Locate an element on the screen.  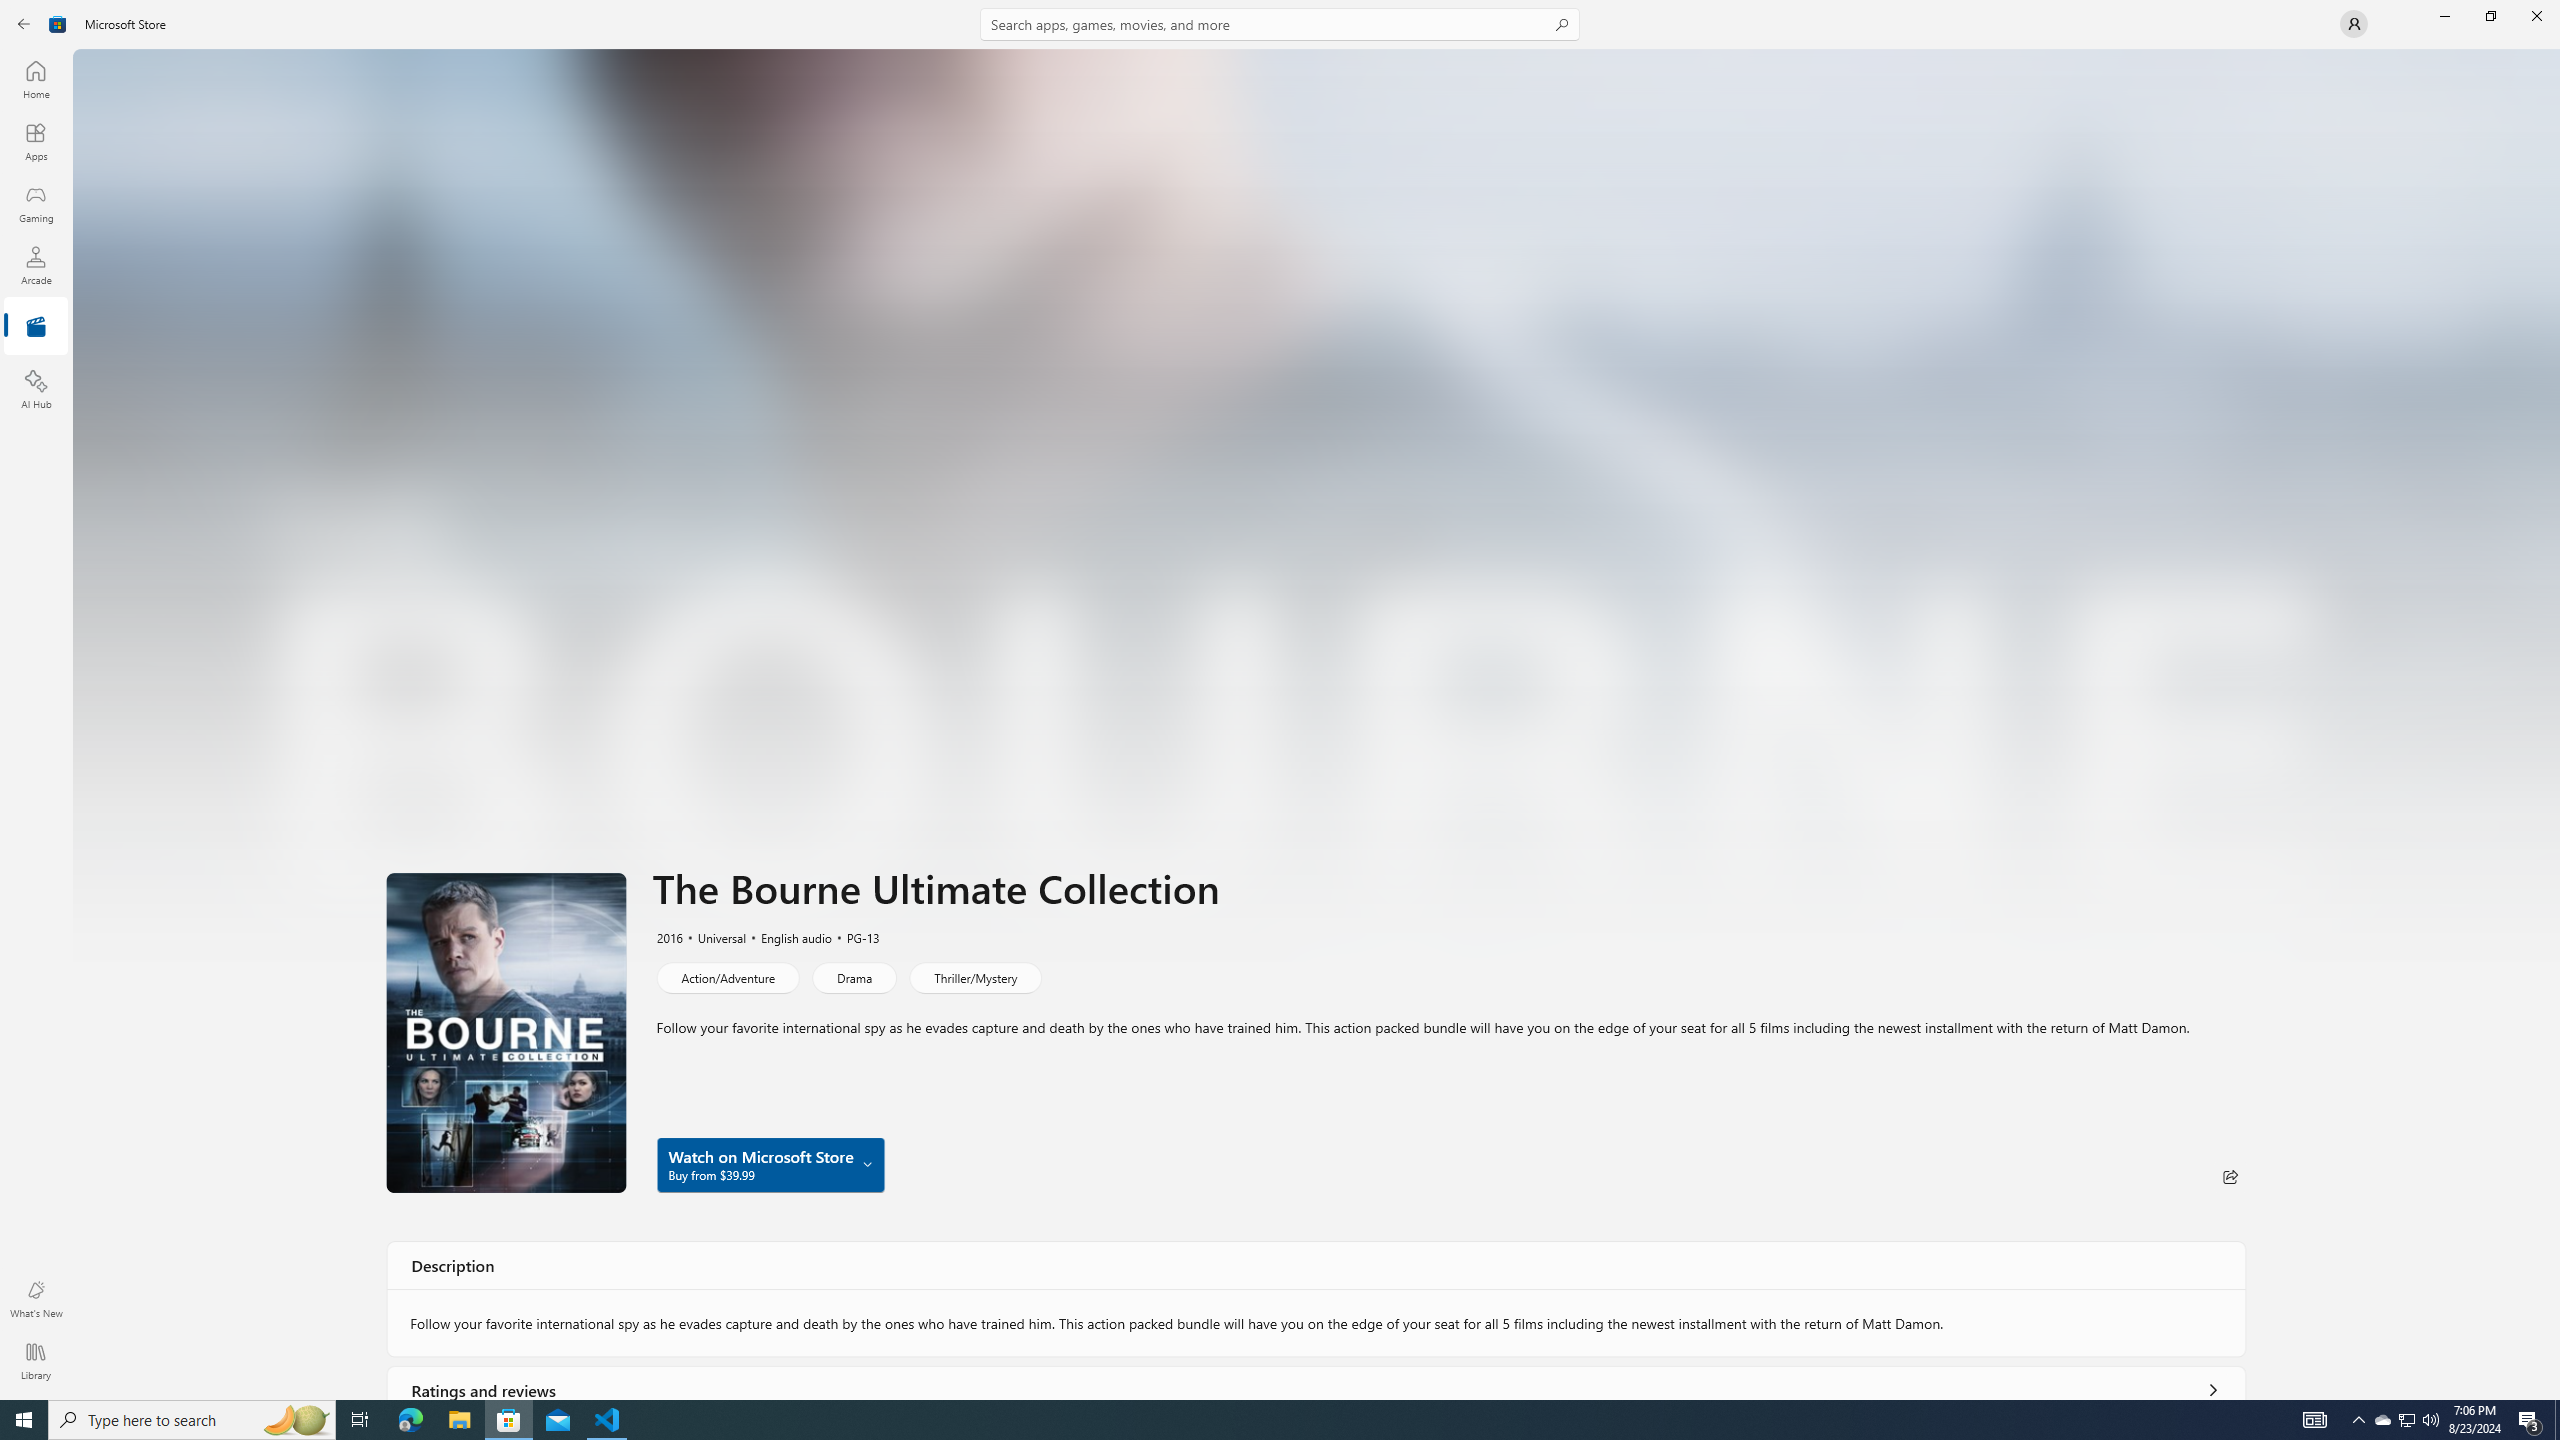
'Show all ratings and reviews' is located at coordinates (2213, 1386).